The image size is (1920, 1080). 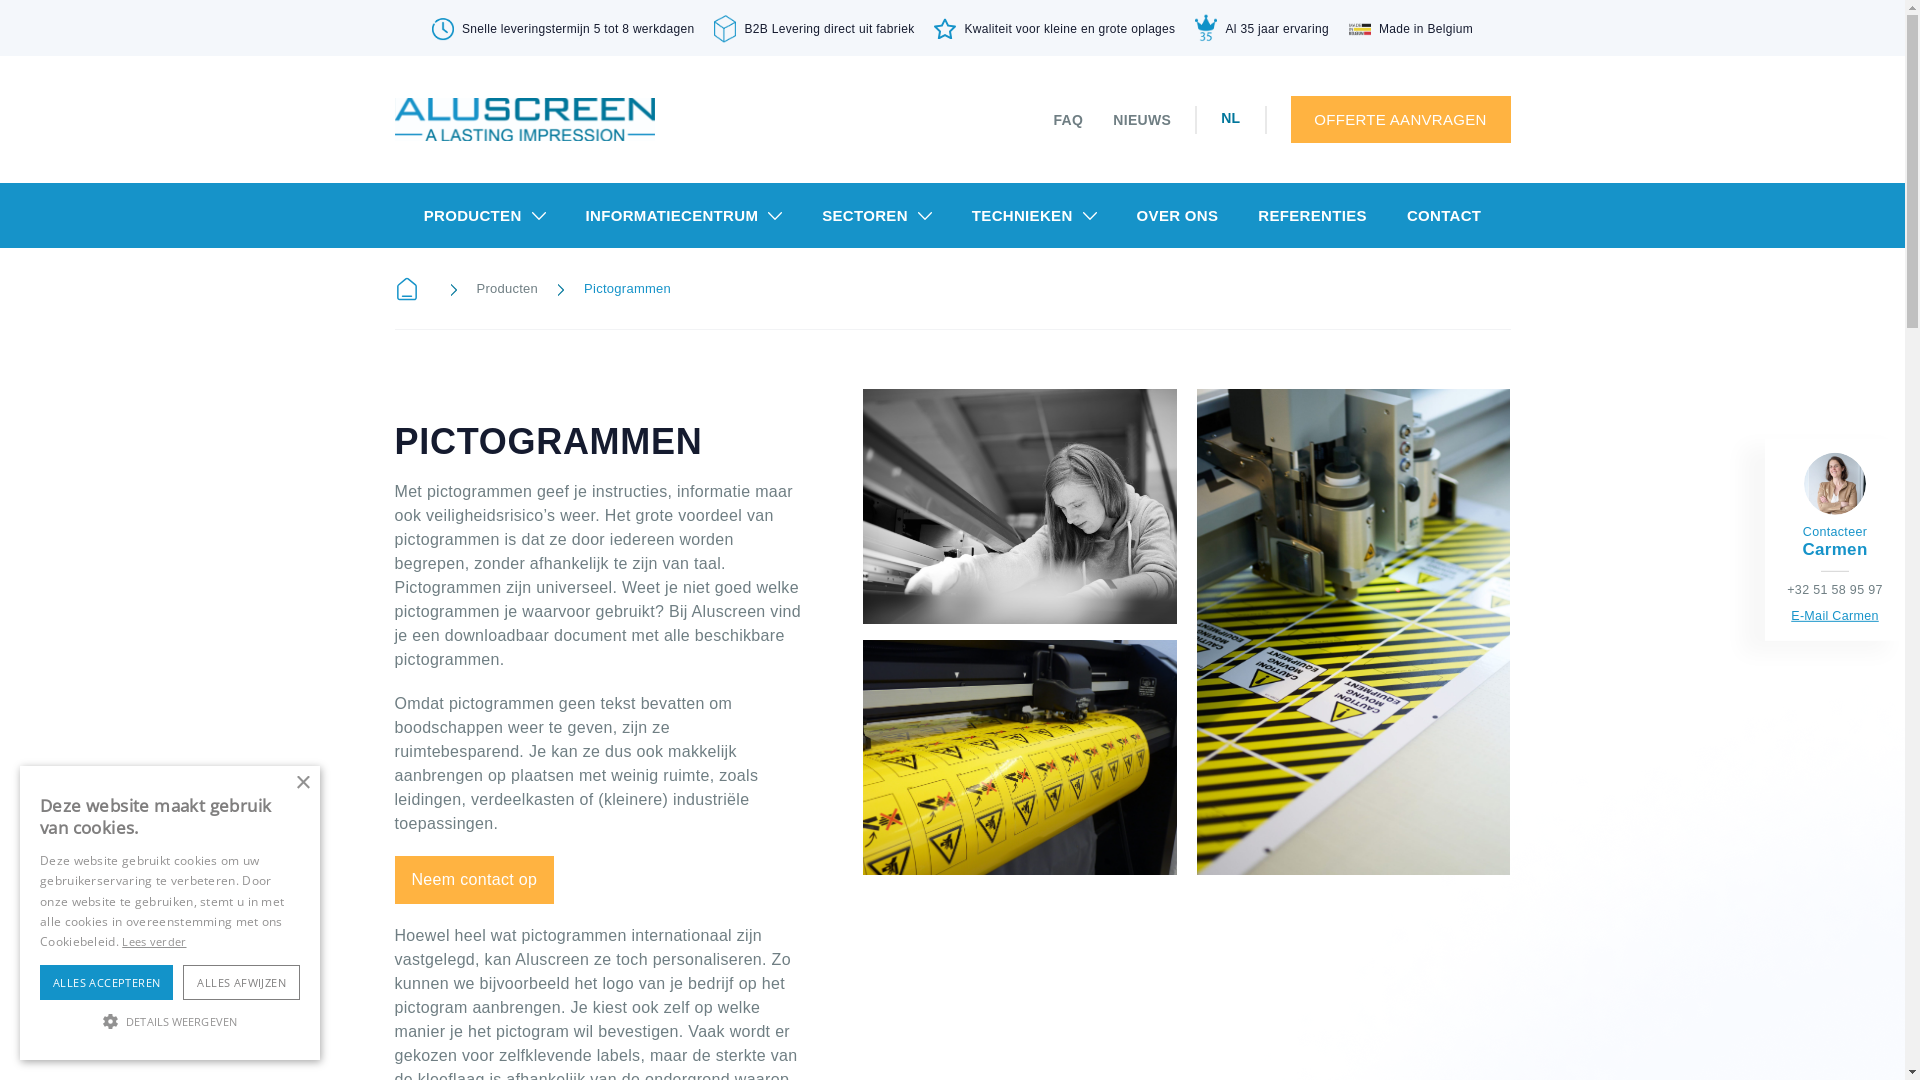 What do you see at coordinates (1229, 118) in the screenshot?
I see `'NL'` at bounding box center [1229, 118].